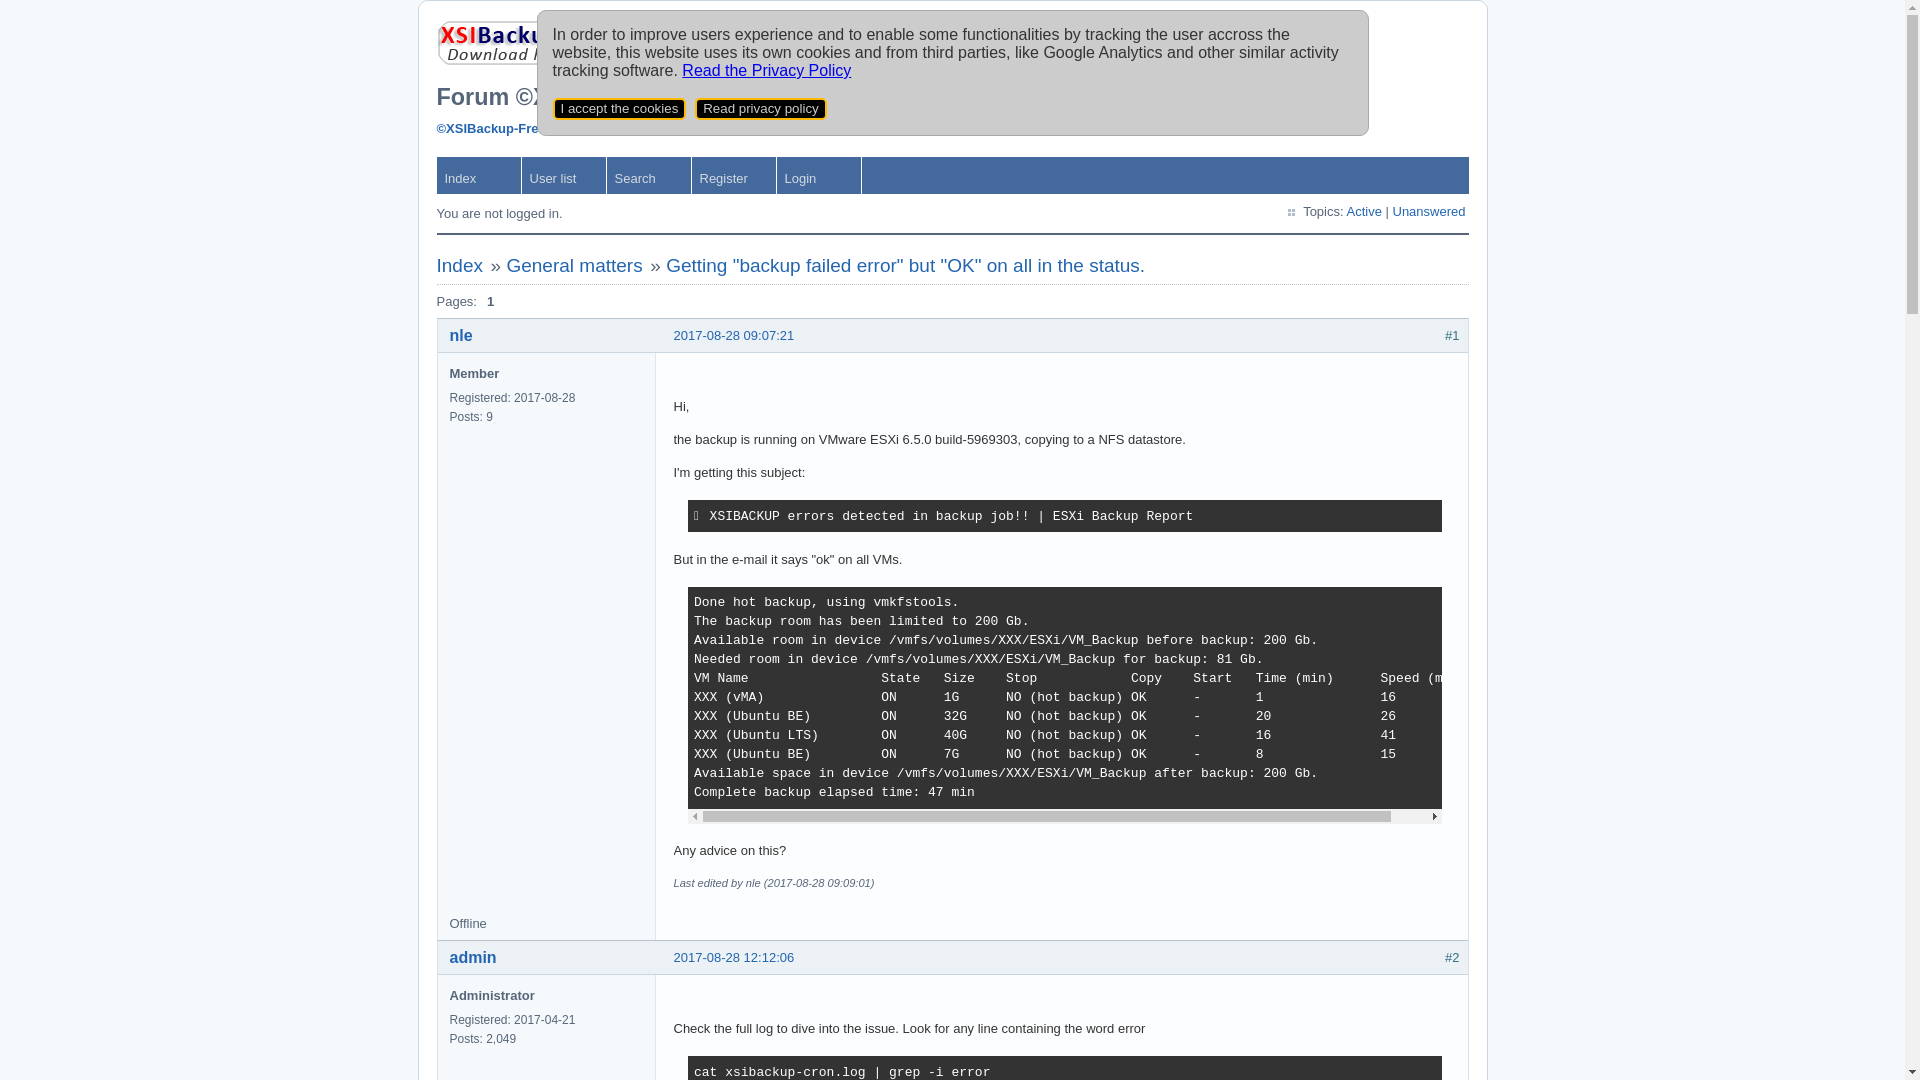  Describe the element at coordinates (733, 956) in the screenshot. I see `'2017-08-28 12:12:06'` at that location.